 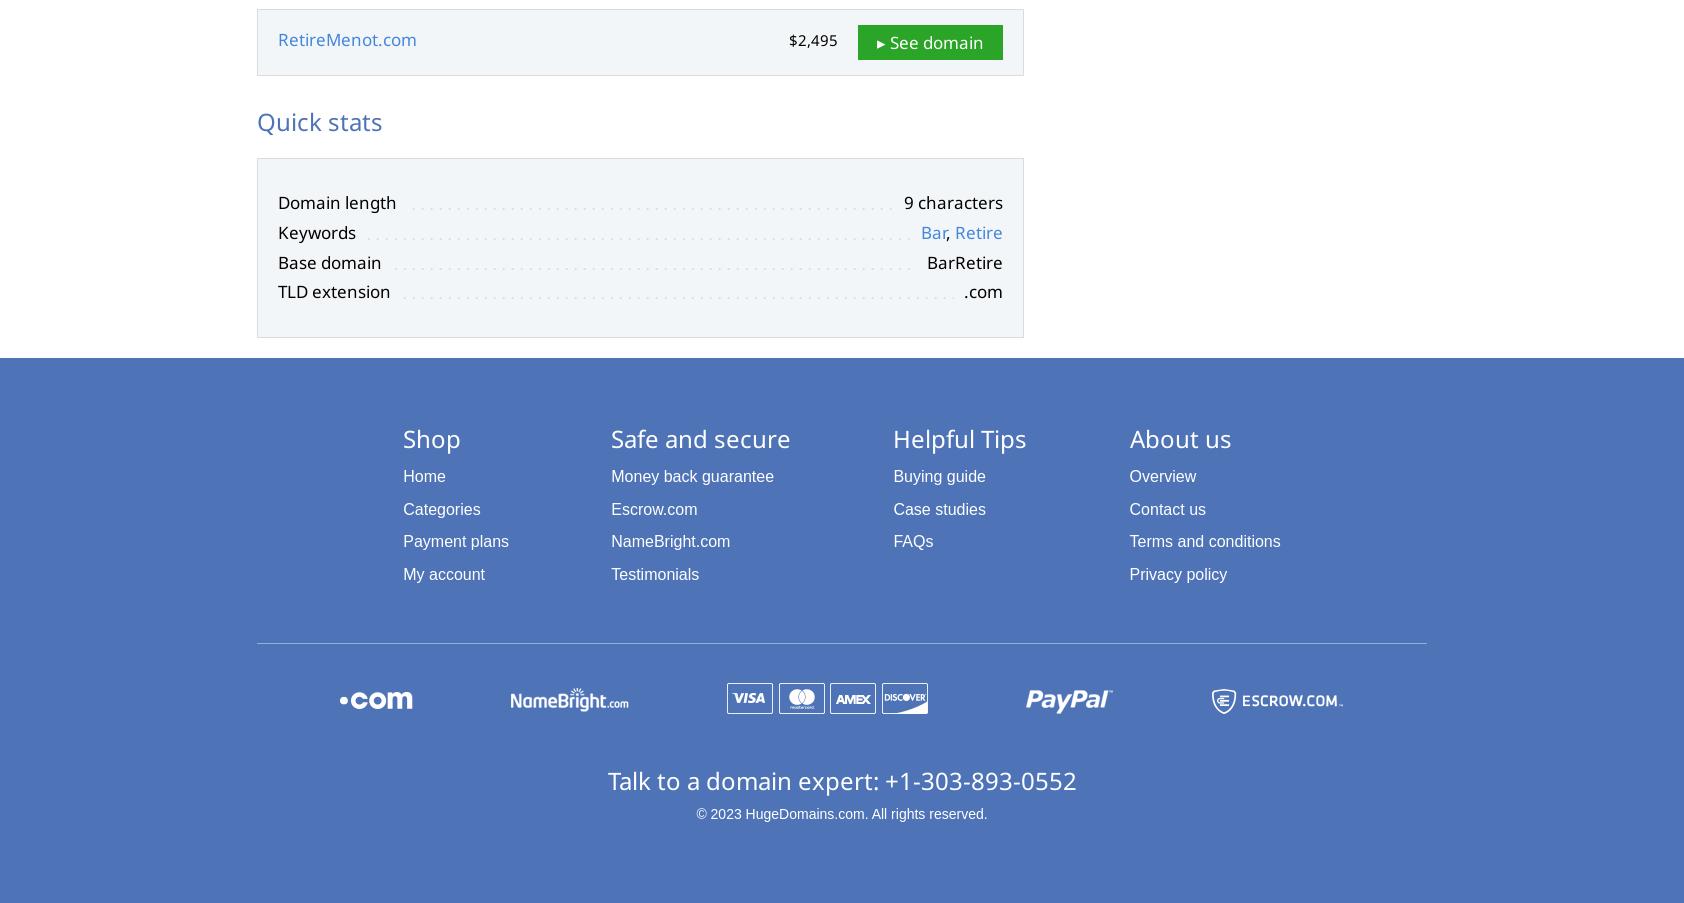 I want to click on 'Overview', so click(x=1162, y=475).